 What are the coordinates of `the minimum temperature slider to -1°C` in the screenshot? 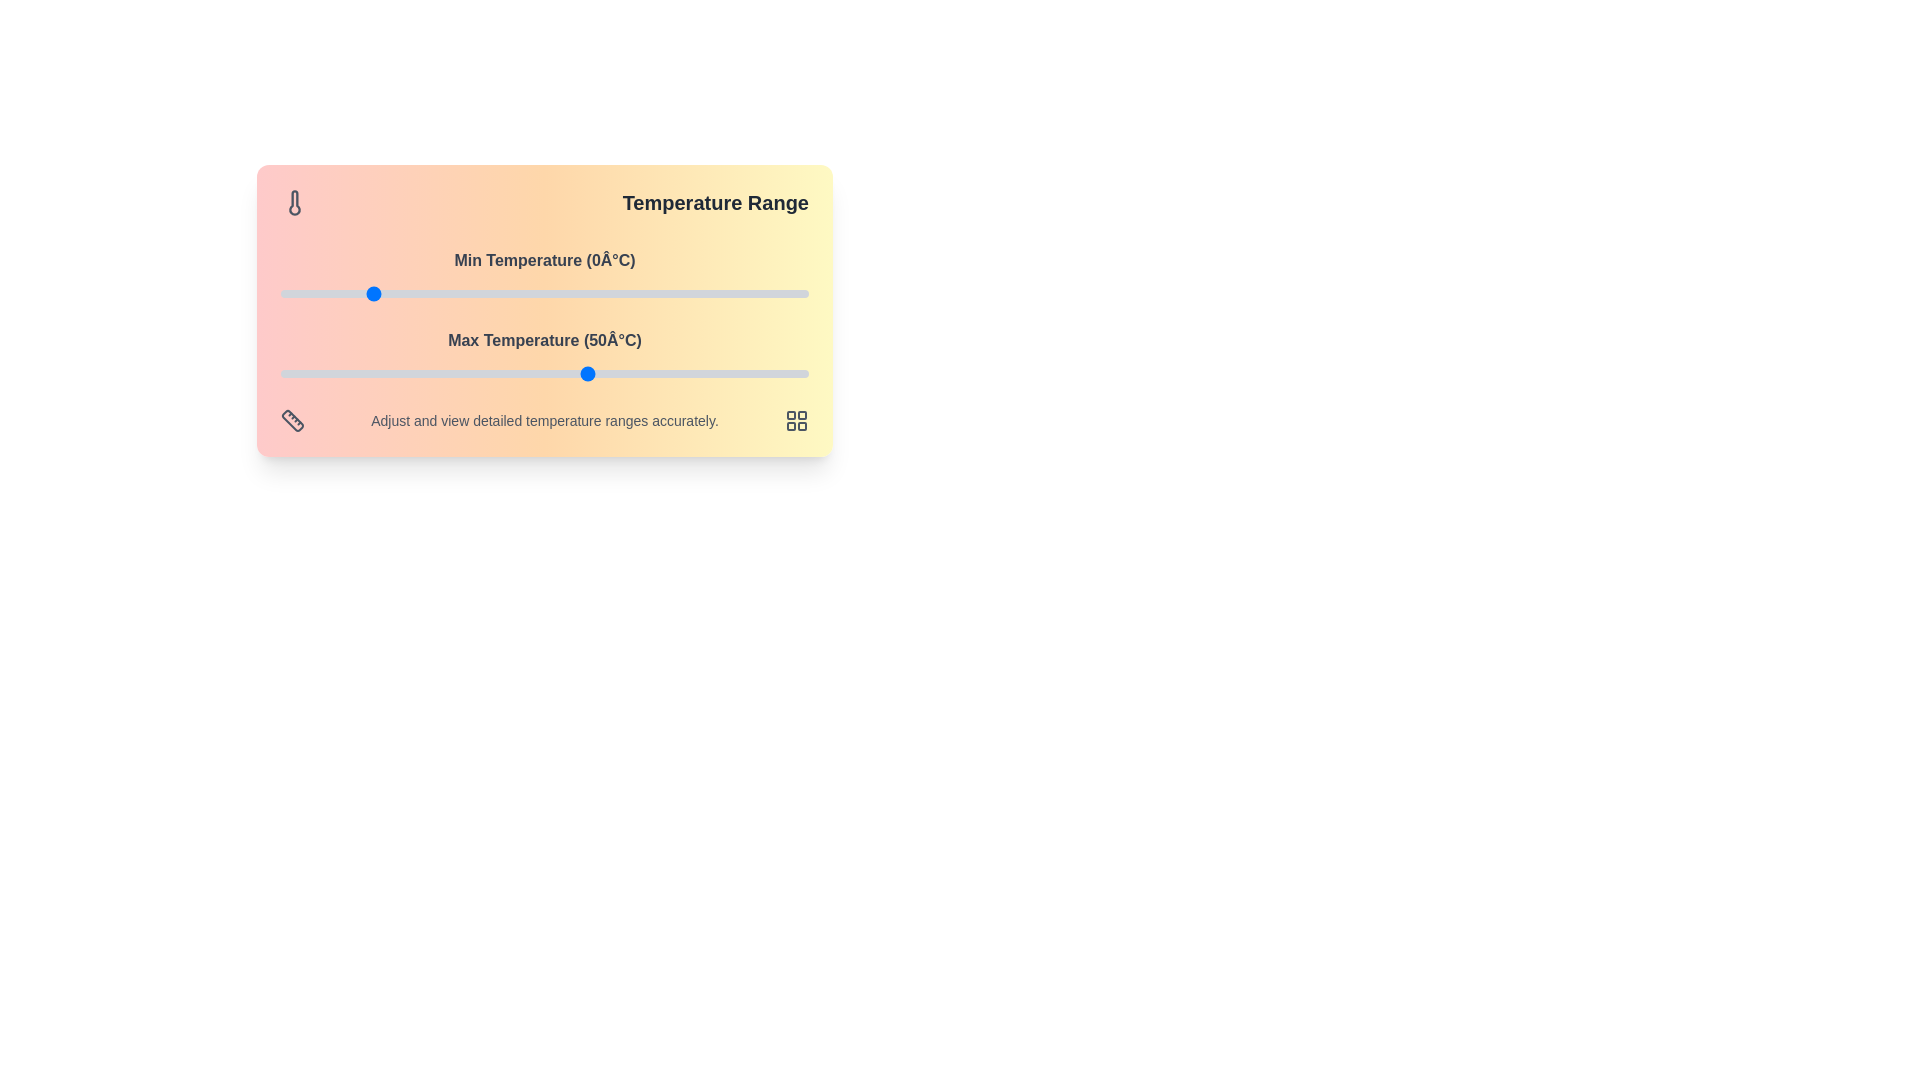 It's located at (364, 293).